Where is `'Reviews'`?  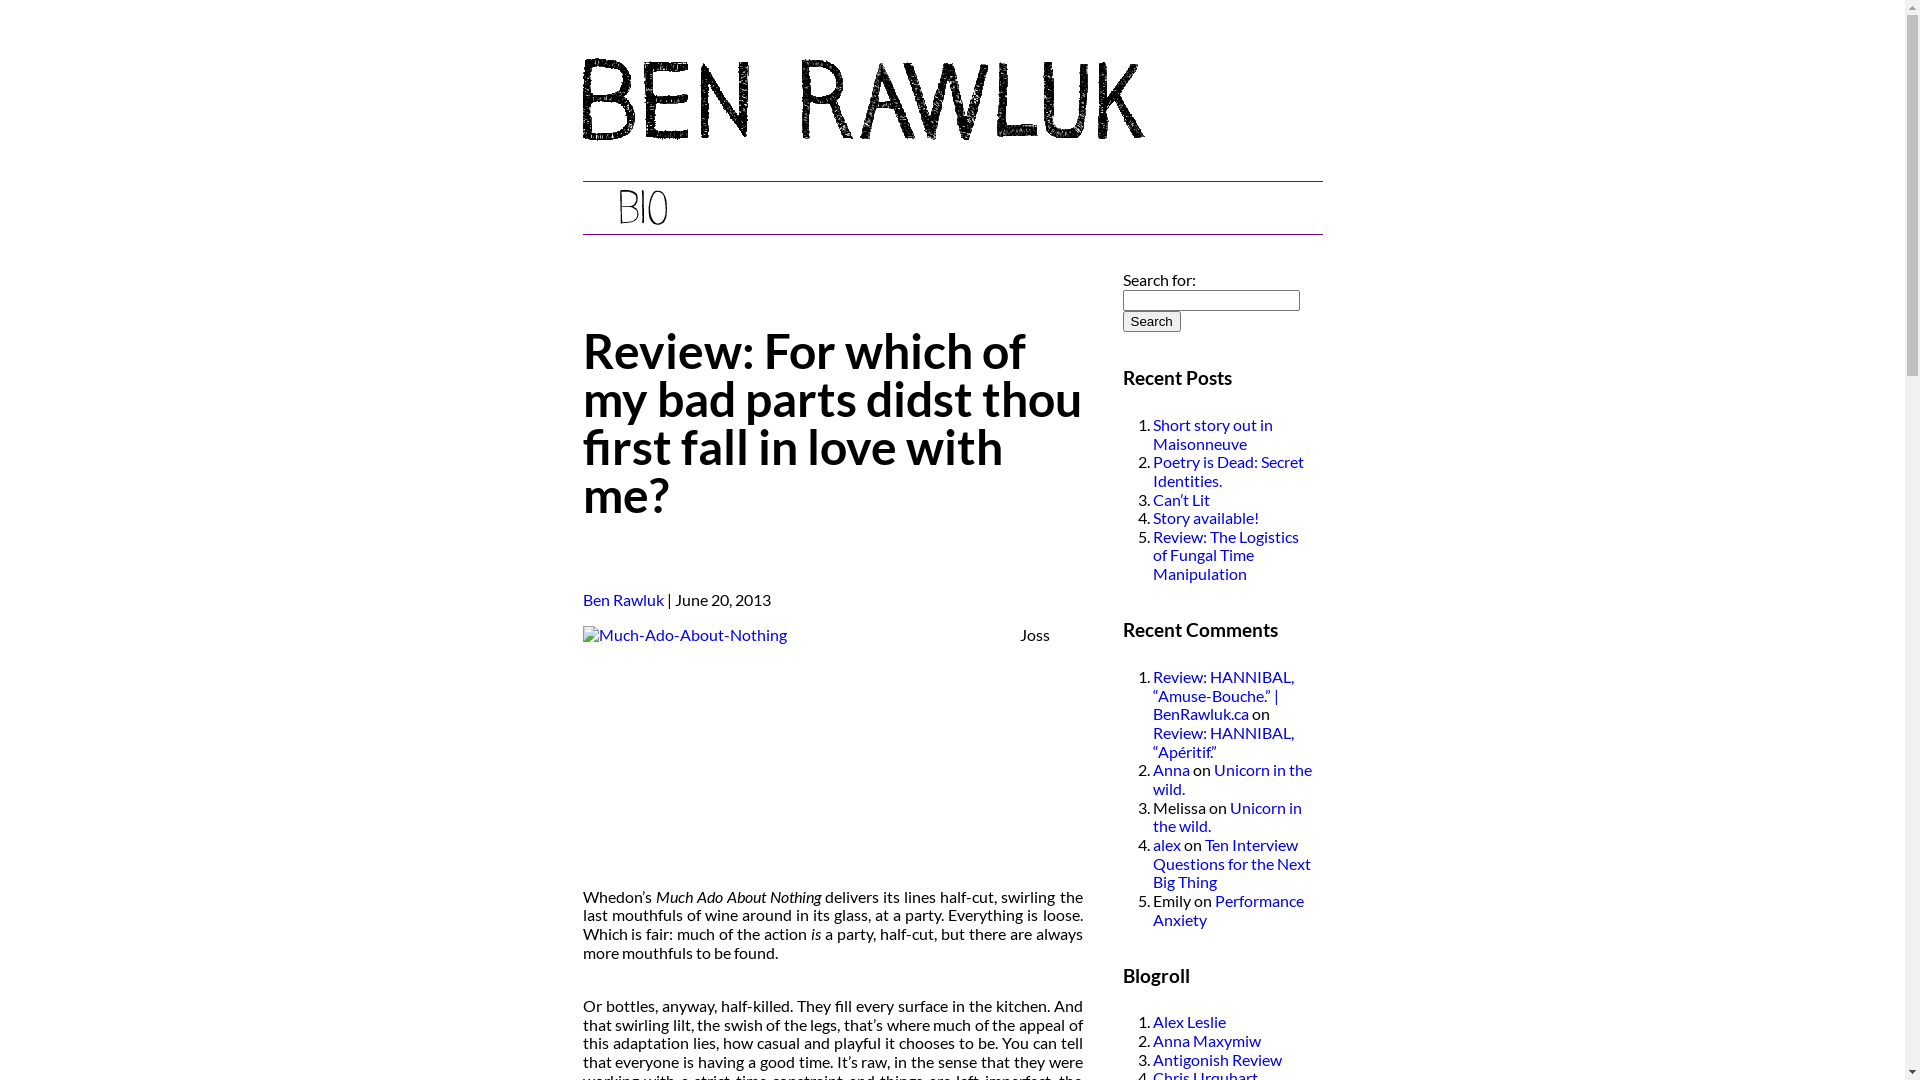 'Reviews' is located at coordinates (941, 208).